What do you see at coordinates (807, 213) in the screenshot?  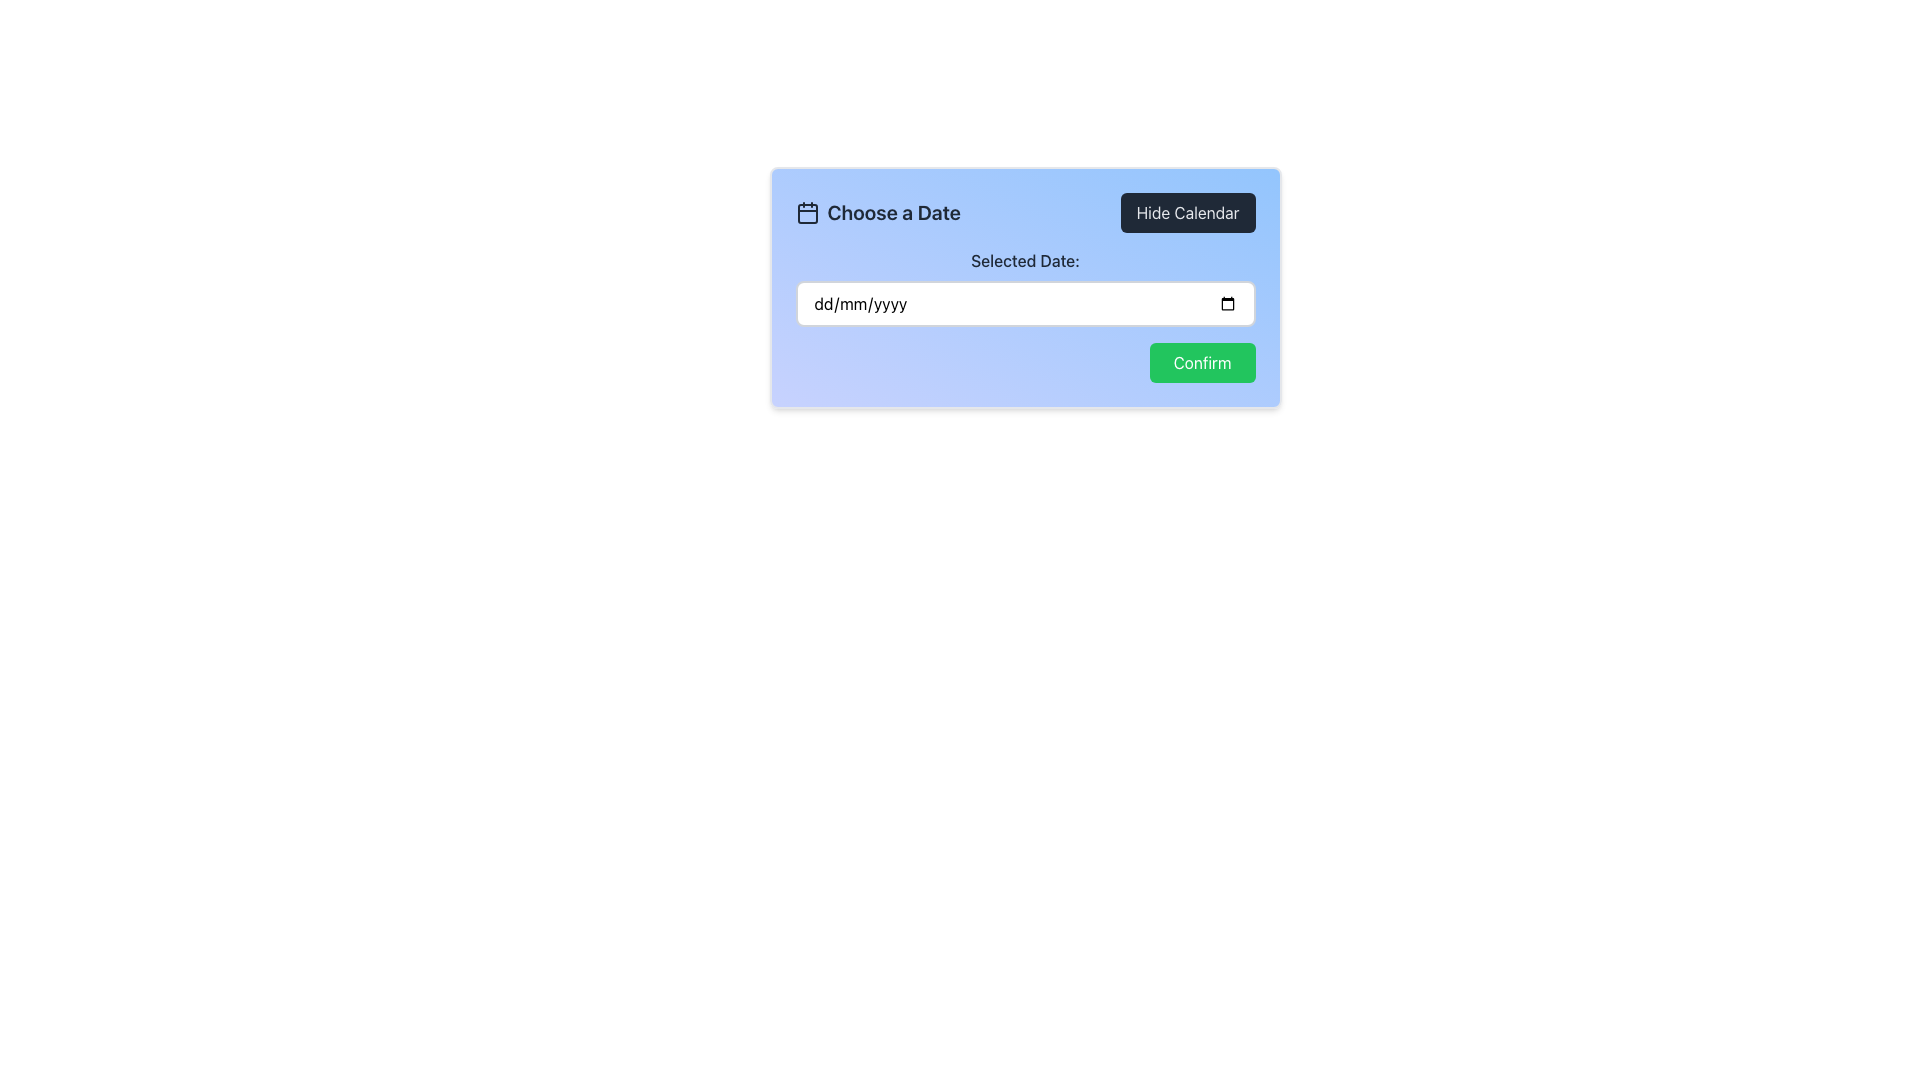 I see `the graphical element resembling an SVG rectangle that represents the inner box within the calendar icon` at bounding box center [807, 213].